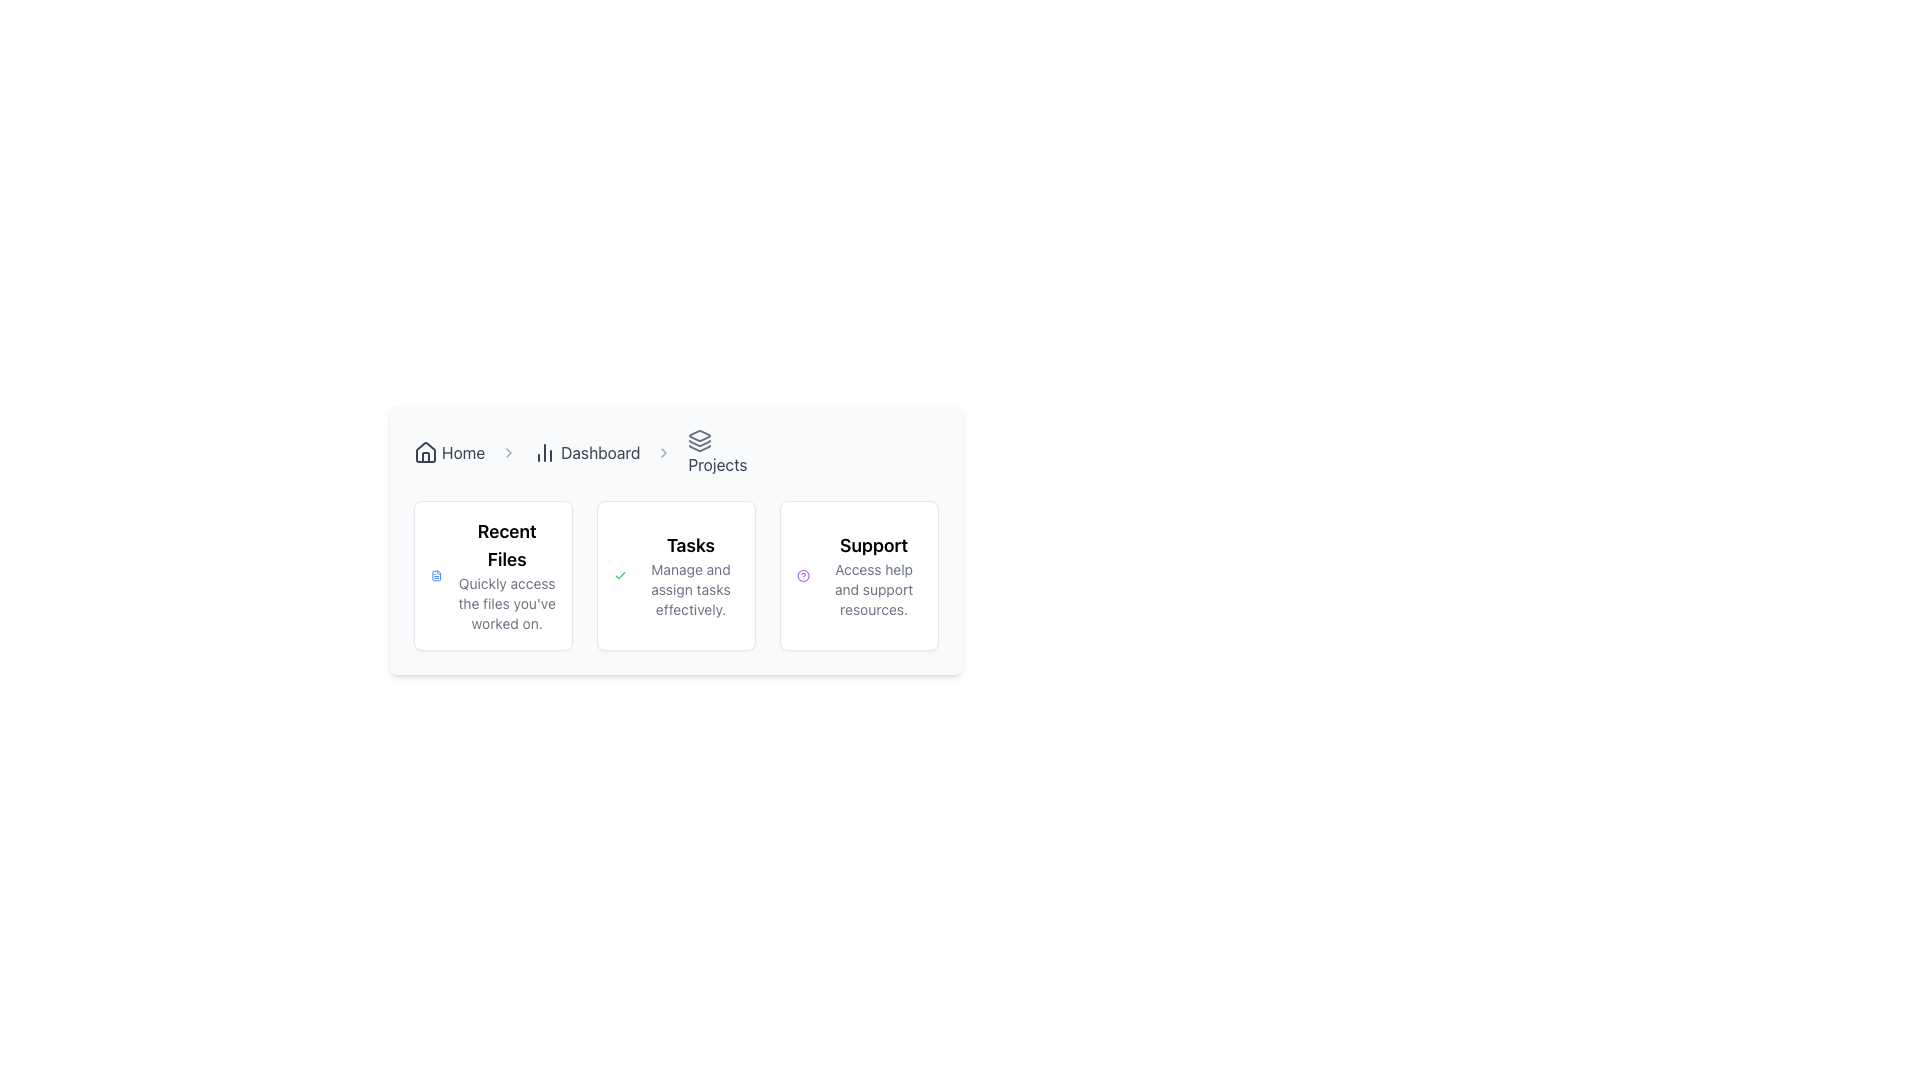 Image resolution: width=1920 pixels, height=1080 pixels. What do you see at coordinates (717, 452) in the screenshot?
I see `the 'Projects' breadcrumb navigation link, which is the third item in the breadcrumb bar` at bounding box center [717, 452].